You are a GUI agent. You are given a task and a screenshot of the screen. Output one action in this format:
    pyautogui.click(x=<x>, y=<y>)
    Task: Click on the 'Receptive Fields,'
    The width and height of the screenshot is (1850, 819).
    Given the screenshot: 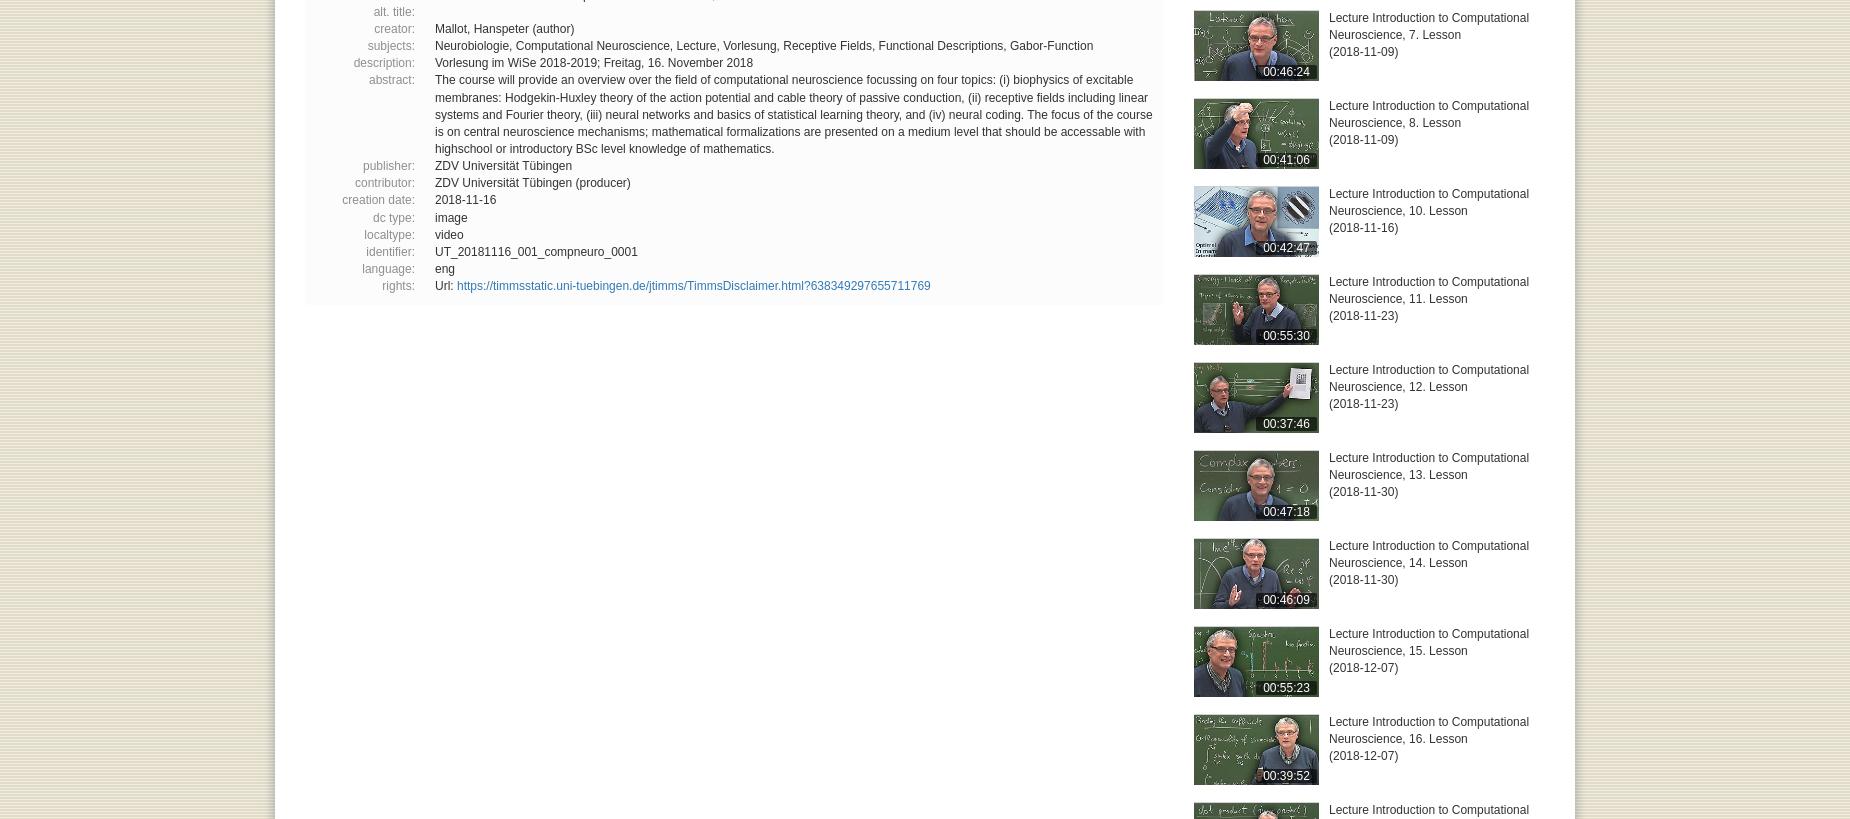 What is the action you would take?
    pyautogui.click(x=830, y=45)
    